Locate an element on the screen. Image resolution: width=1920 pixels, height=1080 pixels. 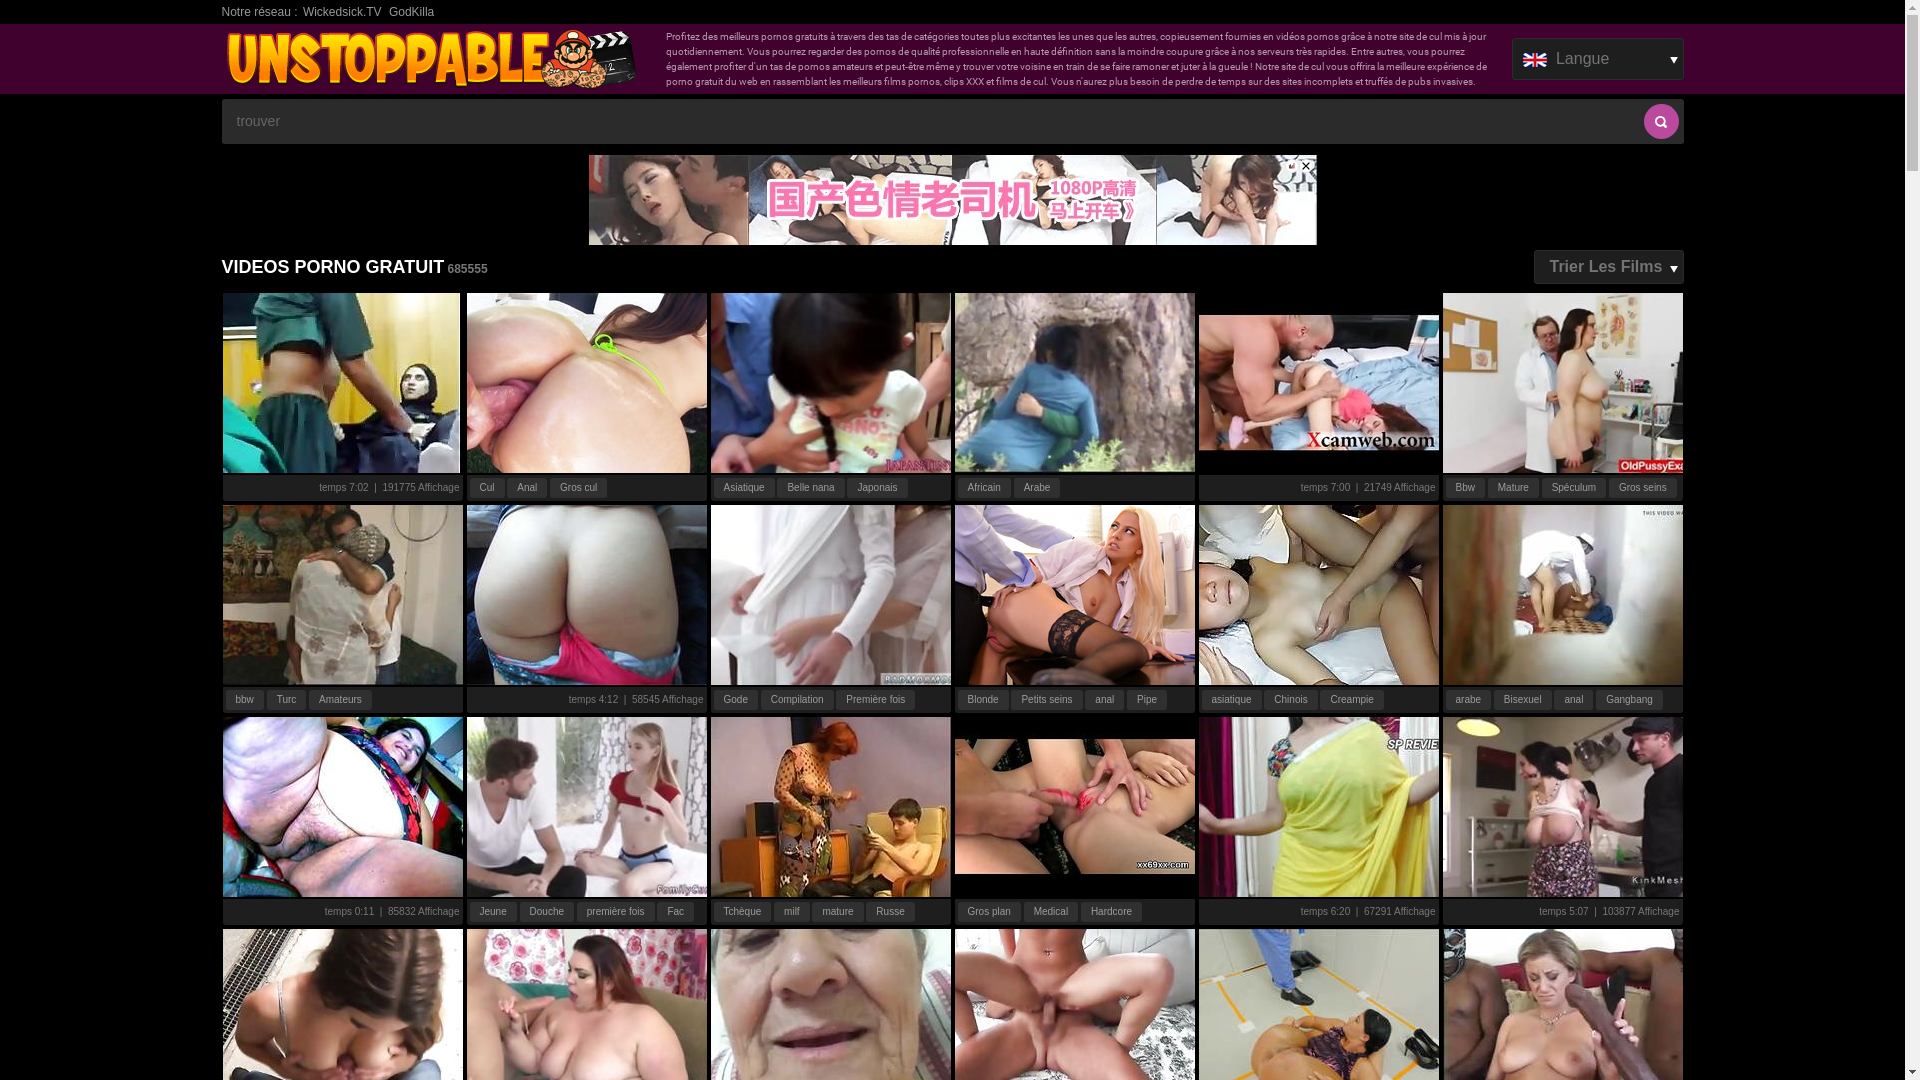
'Medical' is located at coordinates (1023, 911).